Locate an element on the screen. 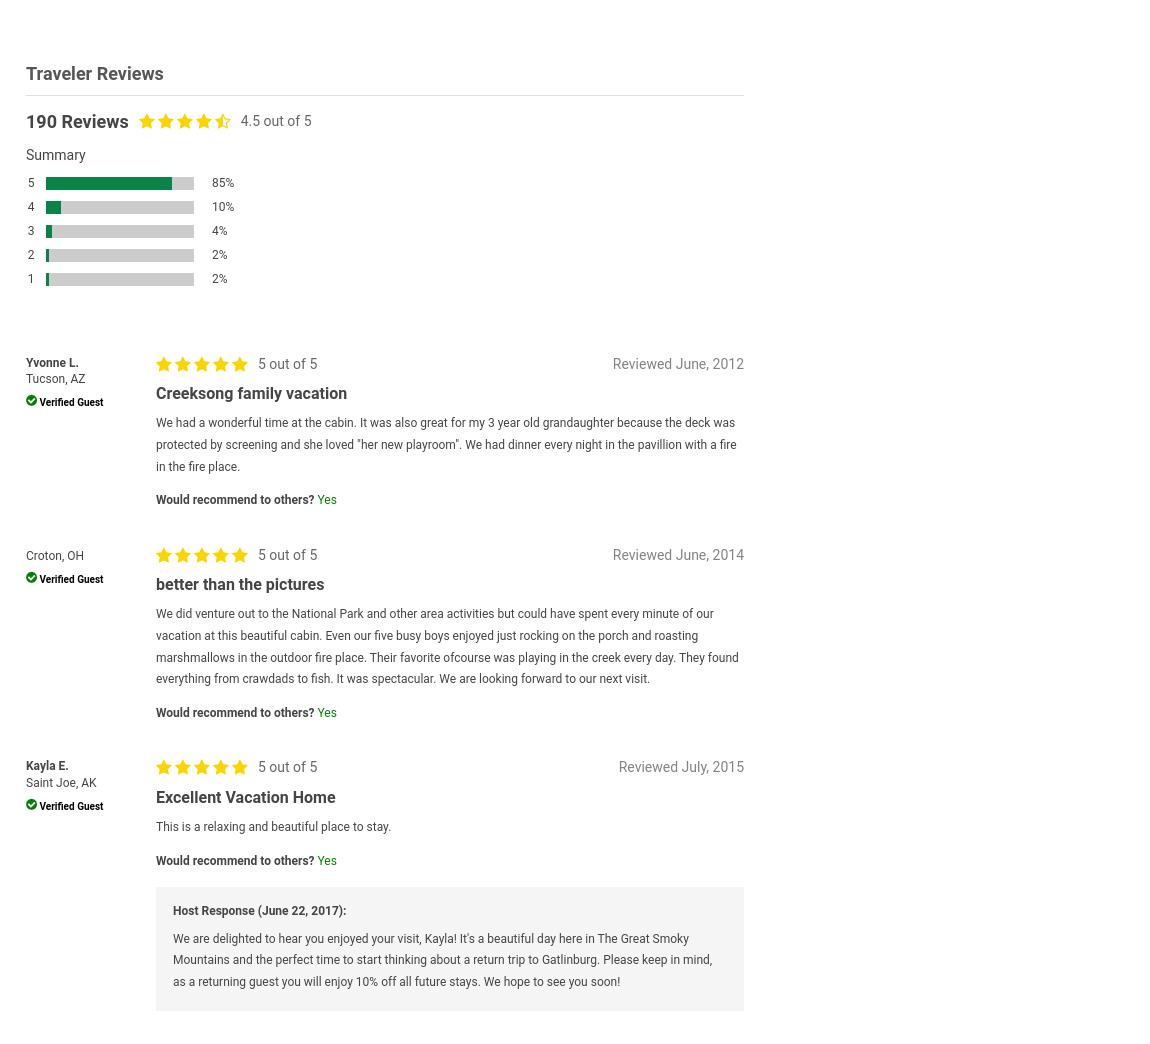  'Host Response (June 22, 2017):' is located at coordinates (258, 910).